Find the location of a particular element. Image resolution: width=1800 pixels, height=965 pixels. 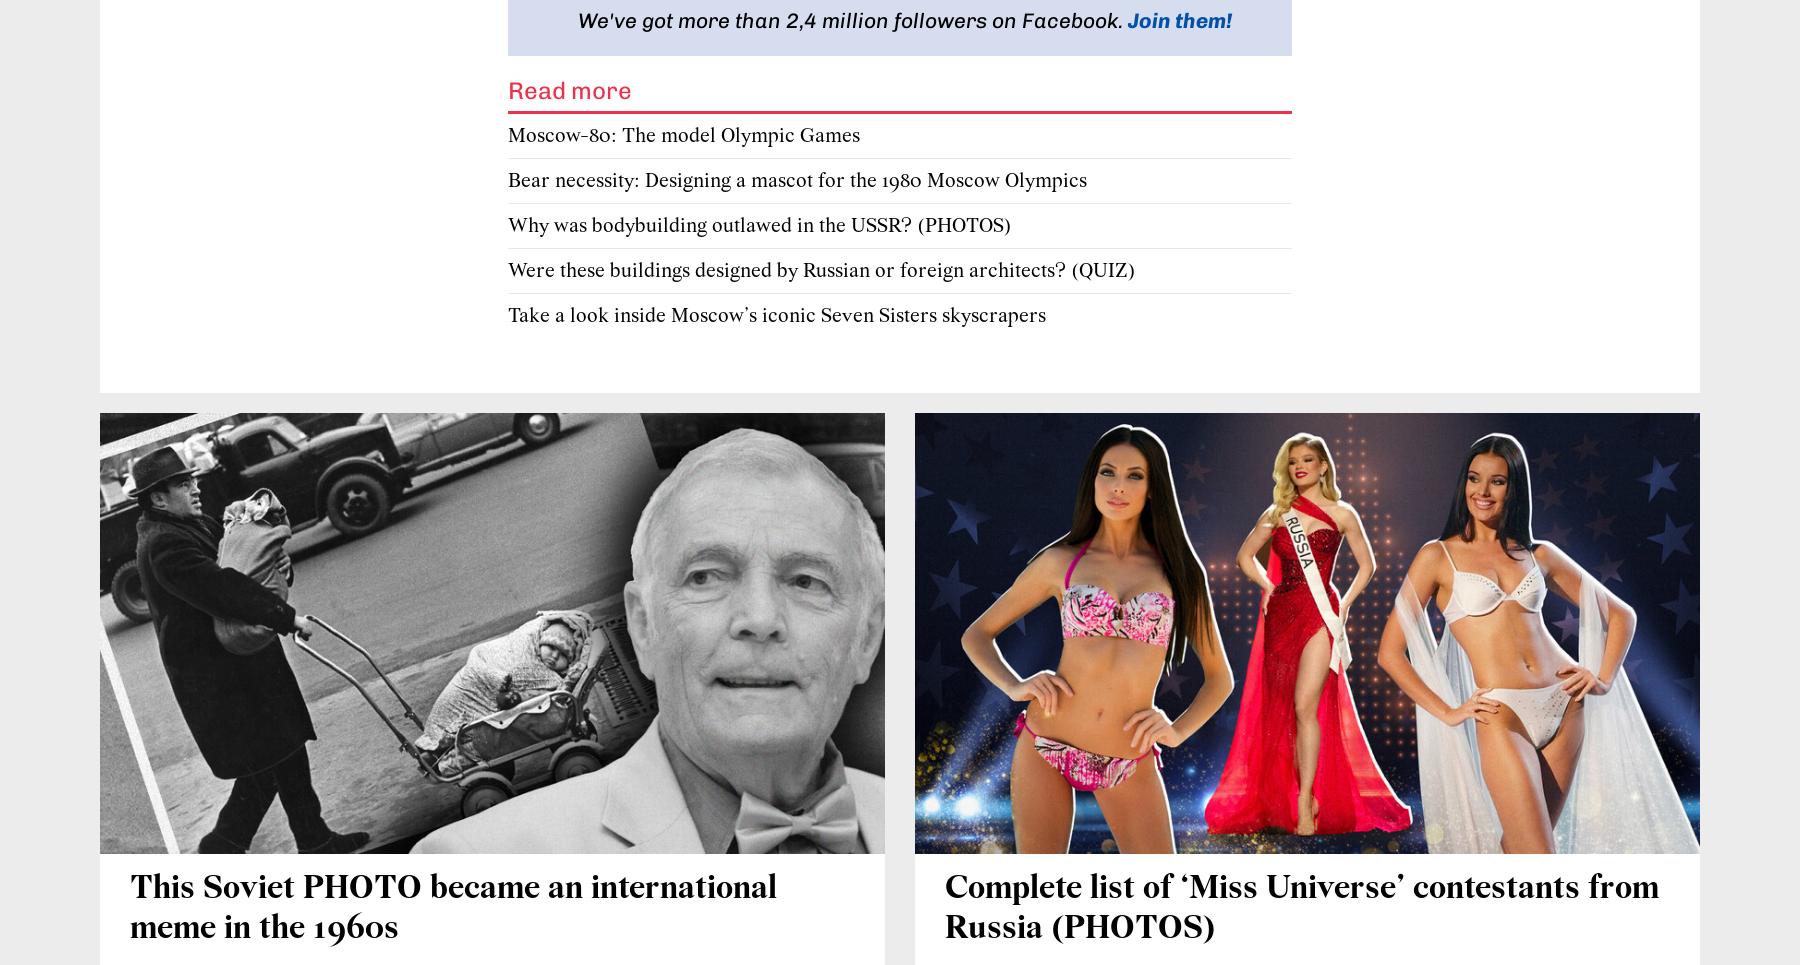

'Join them!' is located at coordinates (1179, 18).